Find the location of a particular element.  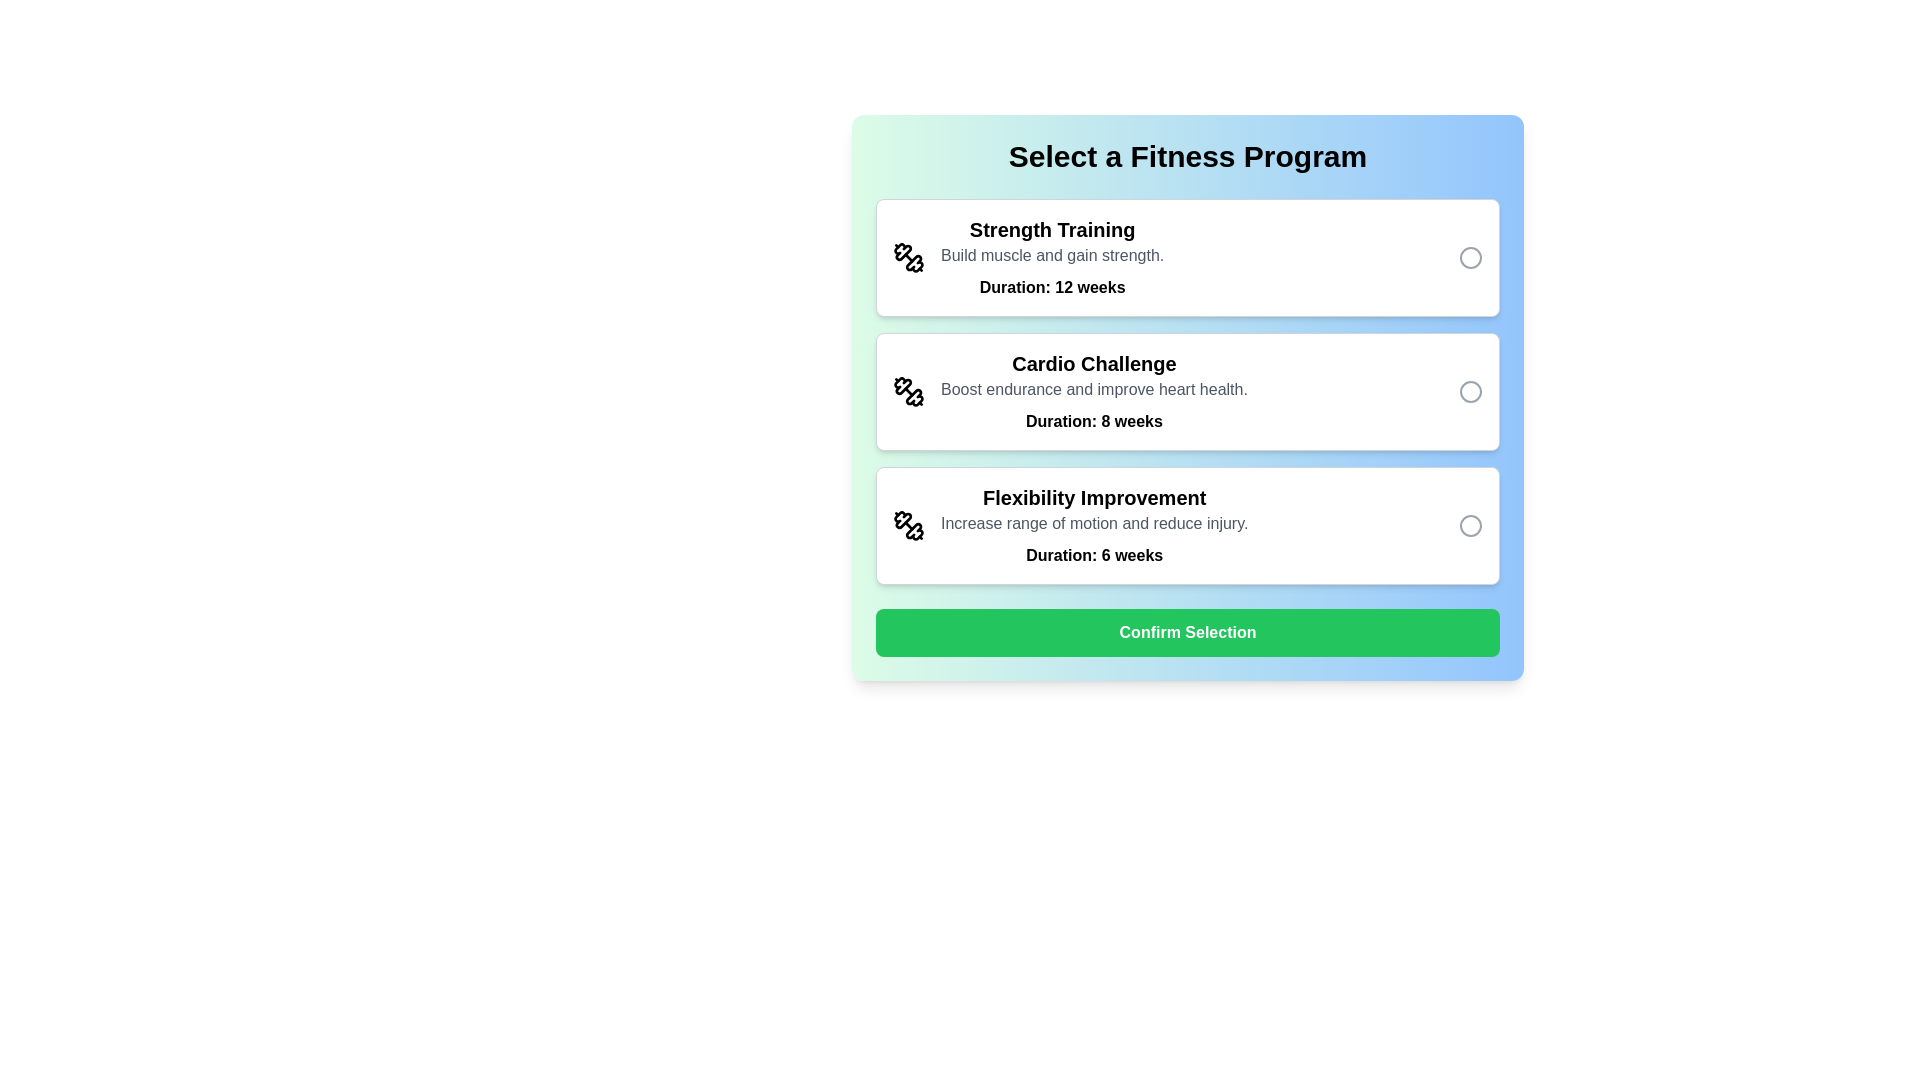

the confirmation button located at the bottom of the 'Select a Fitness Program' modal to confirm the selection of a fitness program is located at coordinates (1188, 632).